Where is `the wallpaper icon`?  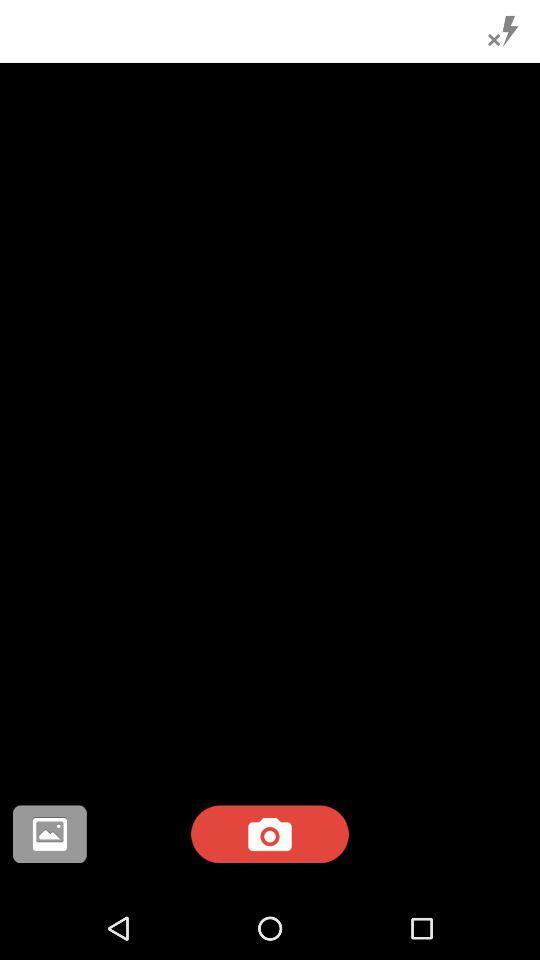
the wallpaper icon is located at coordinates (49, 834).